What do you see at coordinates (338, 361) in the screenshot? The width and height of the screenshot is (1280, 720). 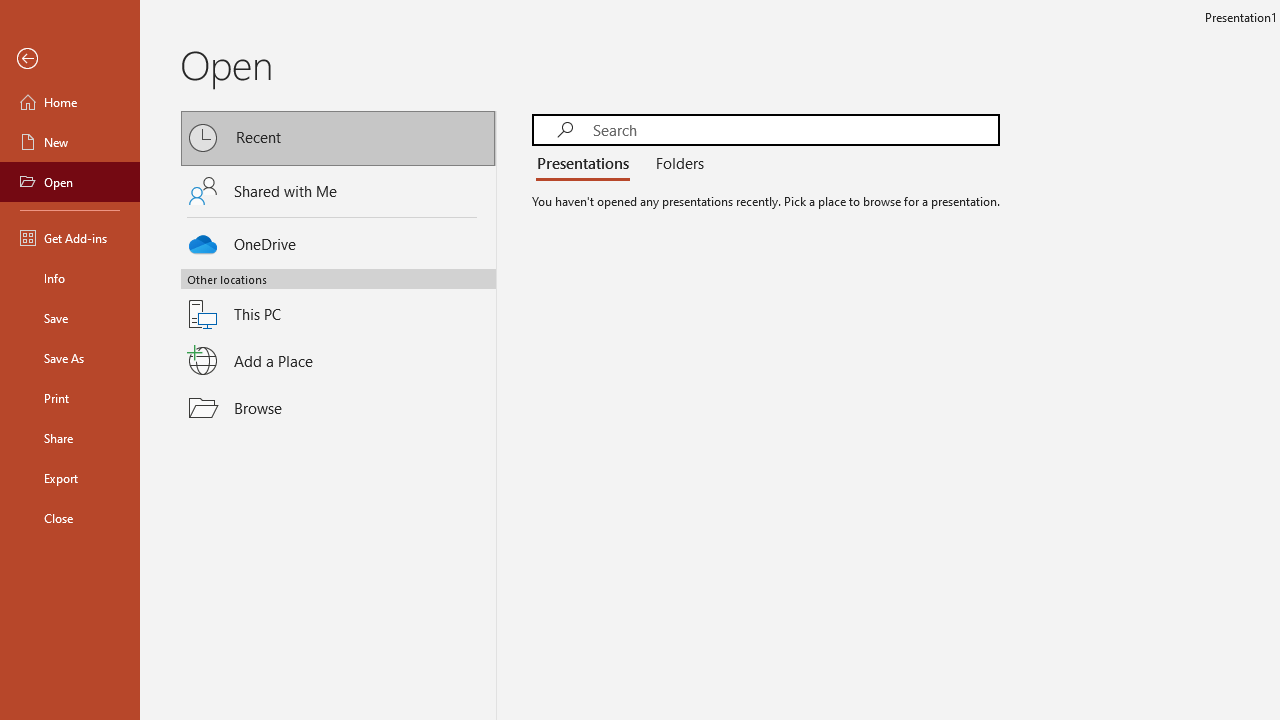 I see `'Add a Place'` at bounding box center [338, 361].